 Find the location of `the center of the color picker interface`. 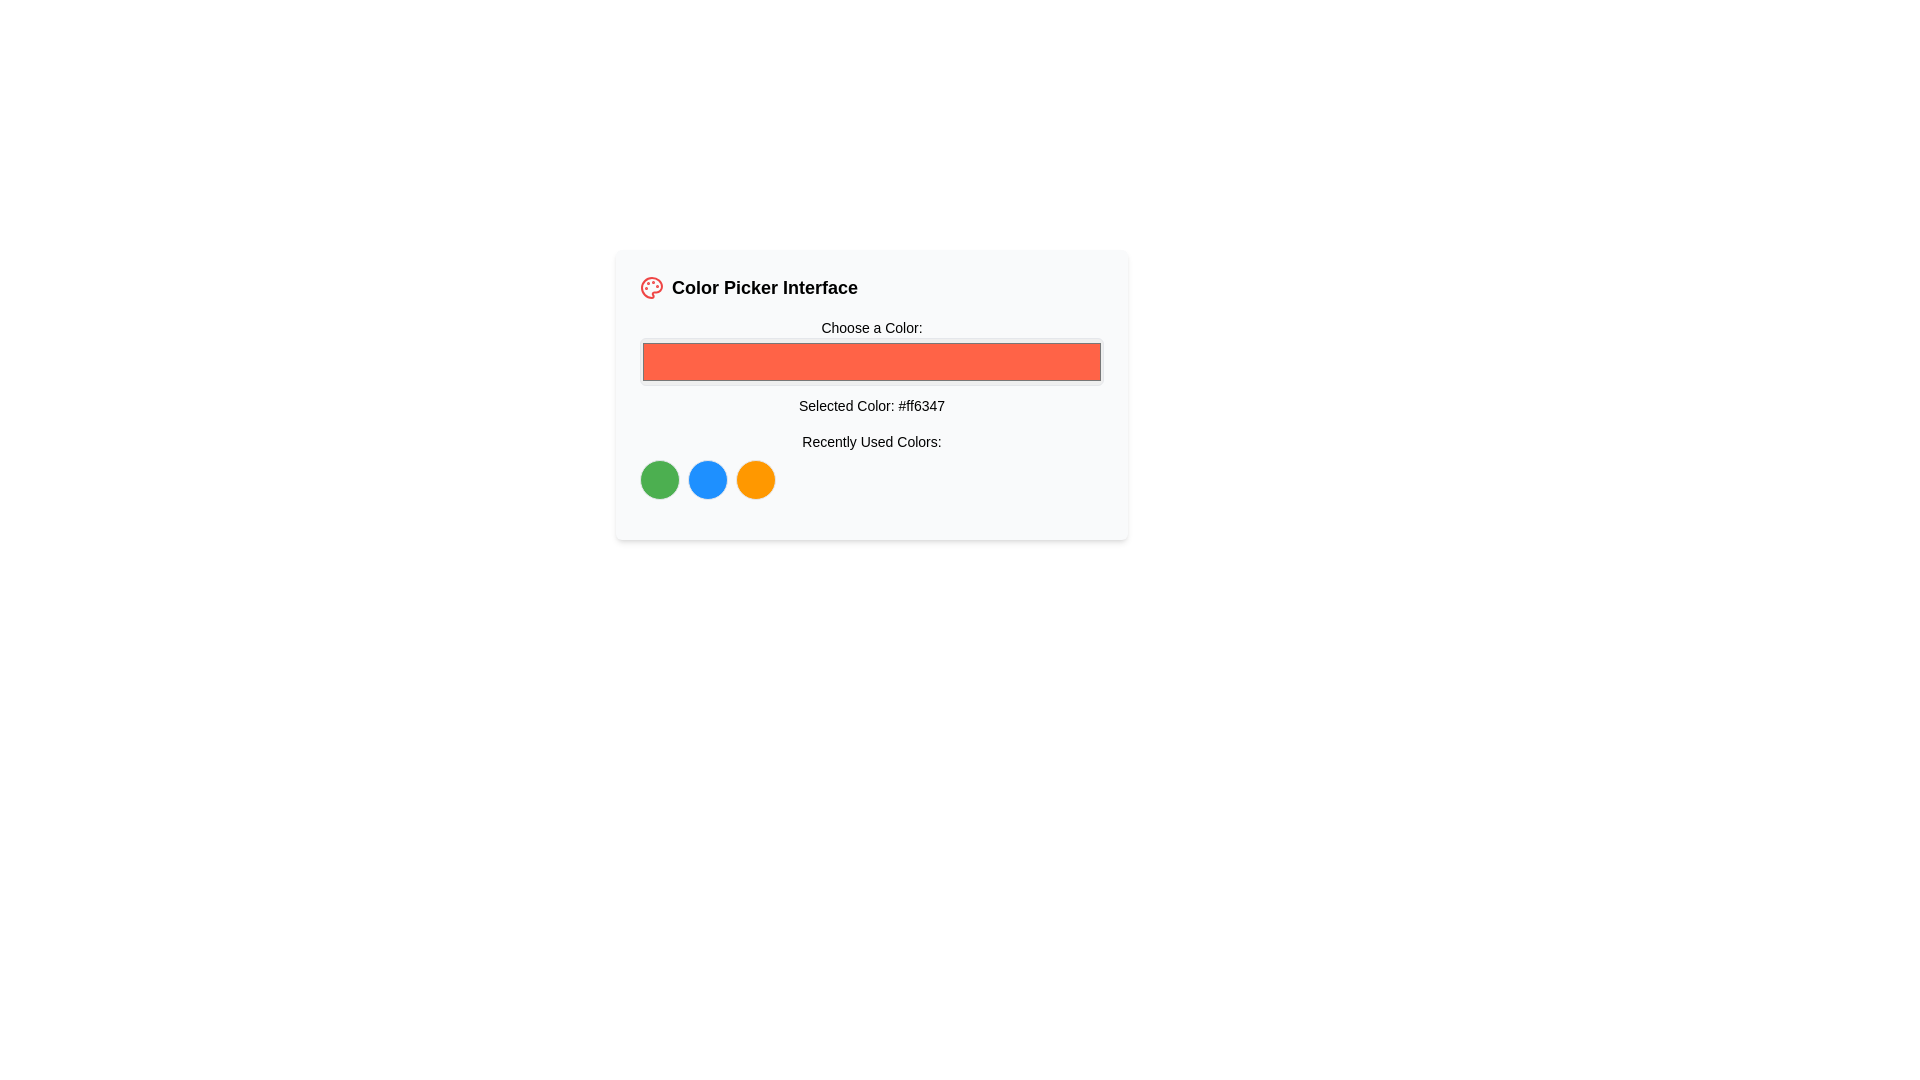

the center of the color picker interface is located at coordinates (872, 394).